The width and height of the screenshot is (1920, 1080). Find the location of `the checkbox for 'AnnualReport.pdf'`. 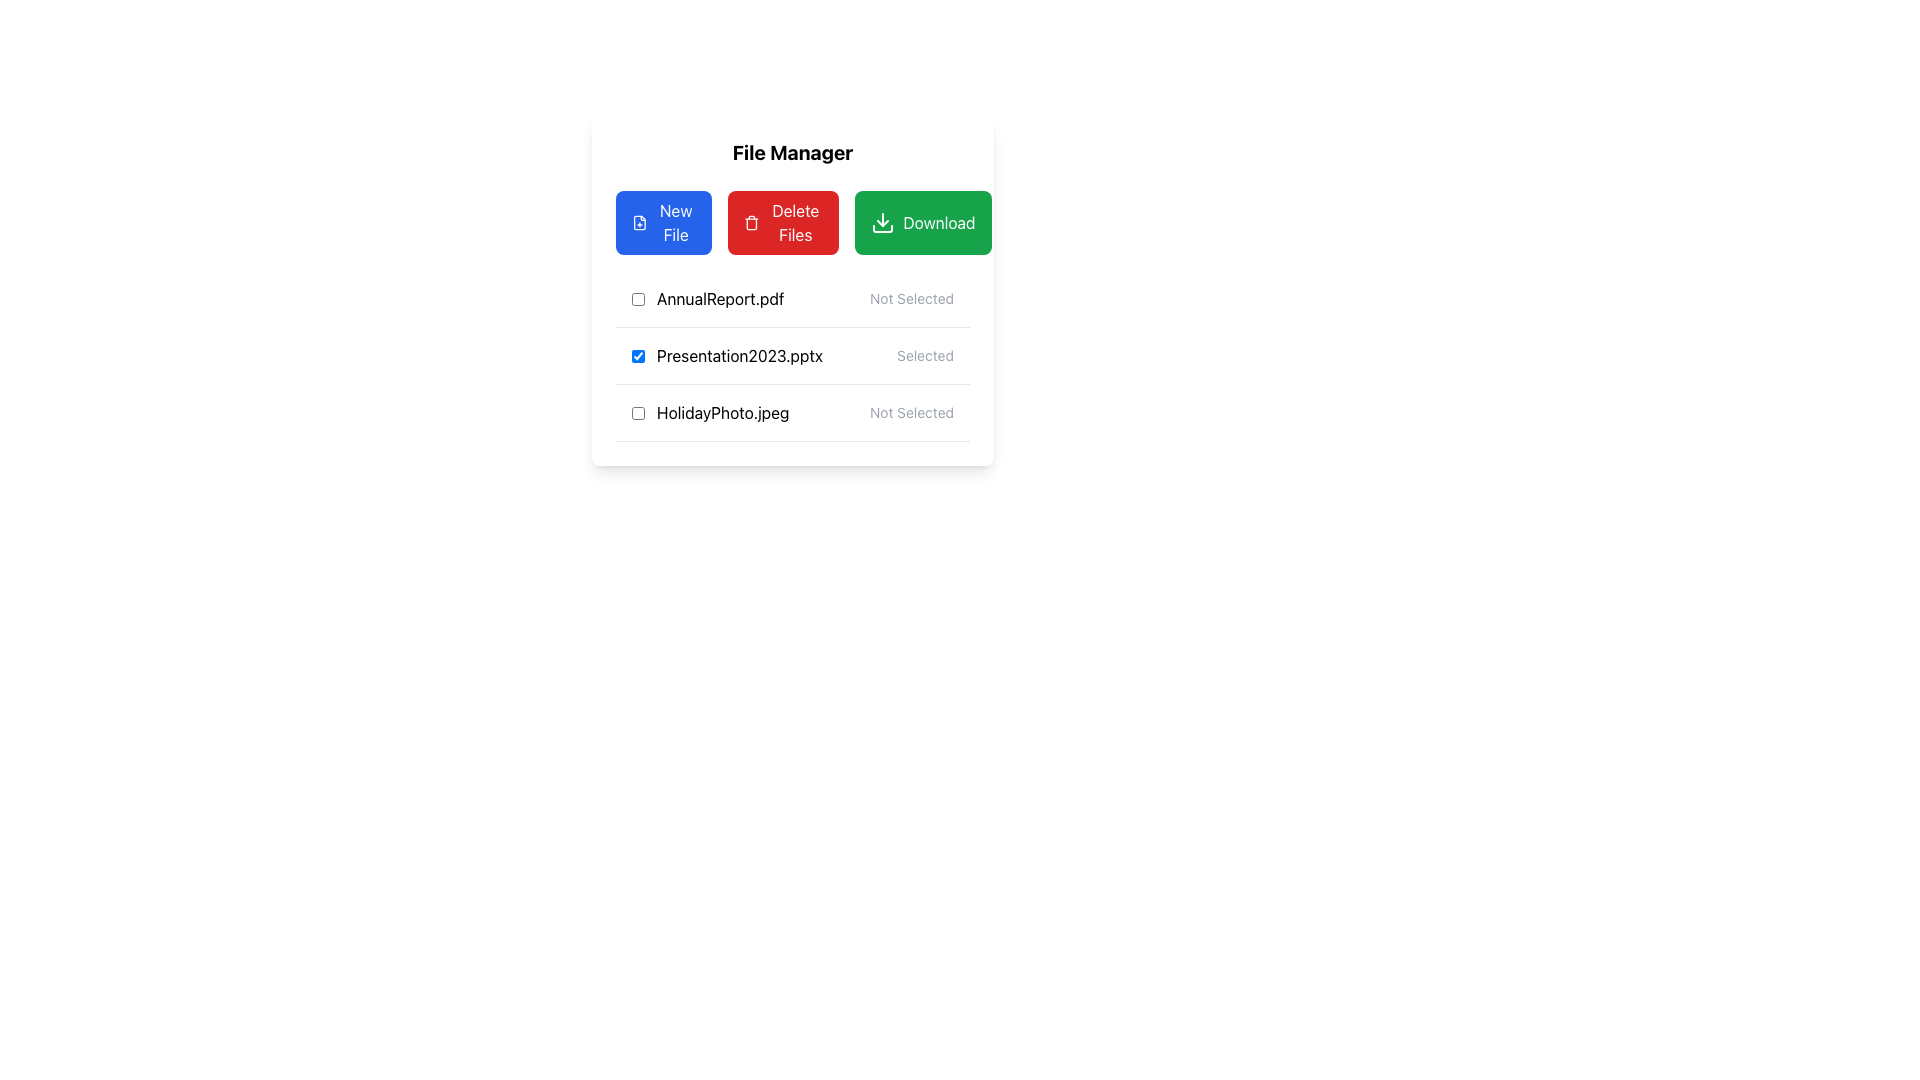

the checkbox for 'AnnualReport.pdf' is located at coordinates (637, 299).